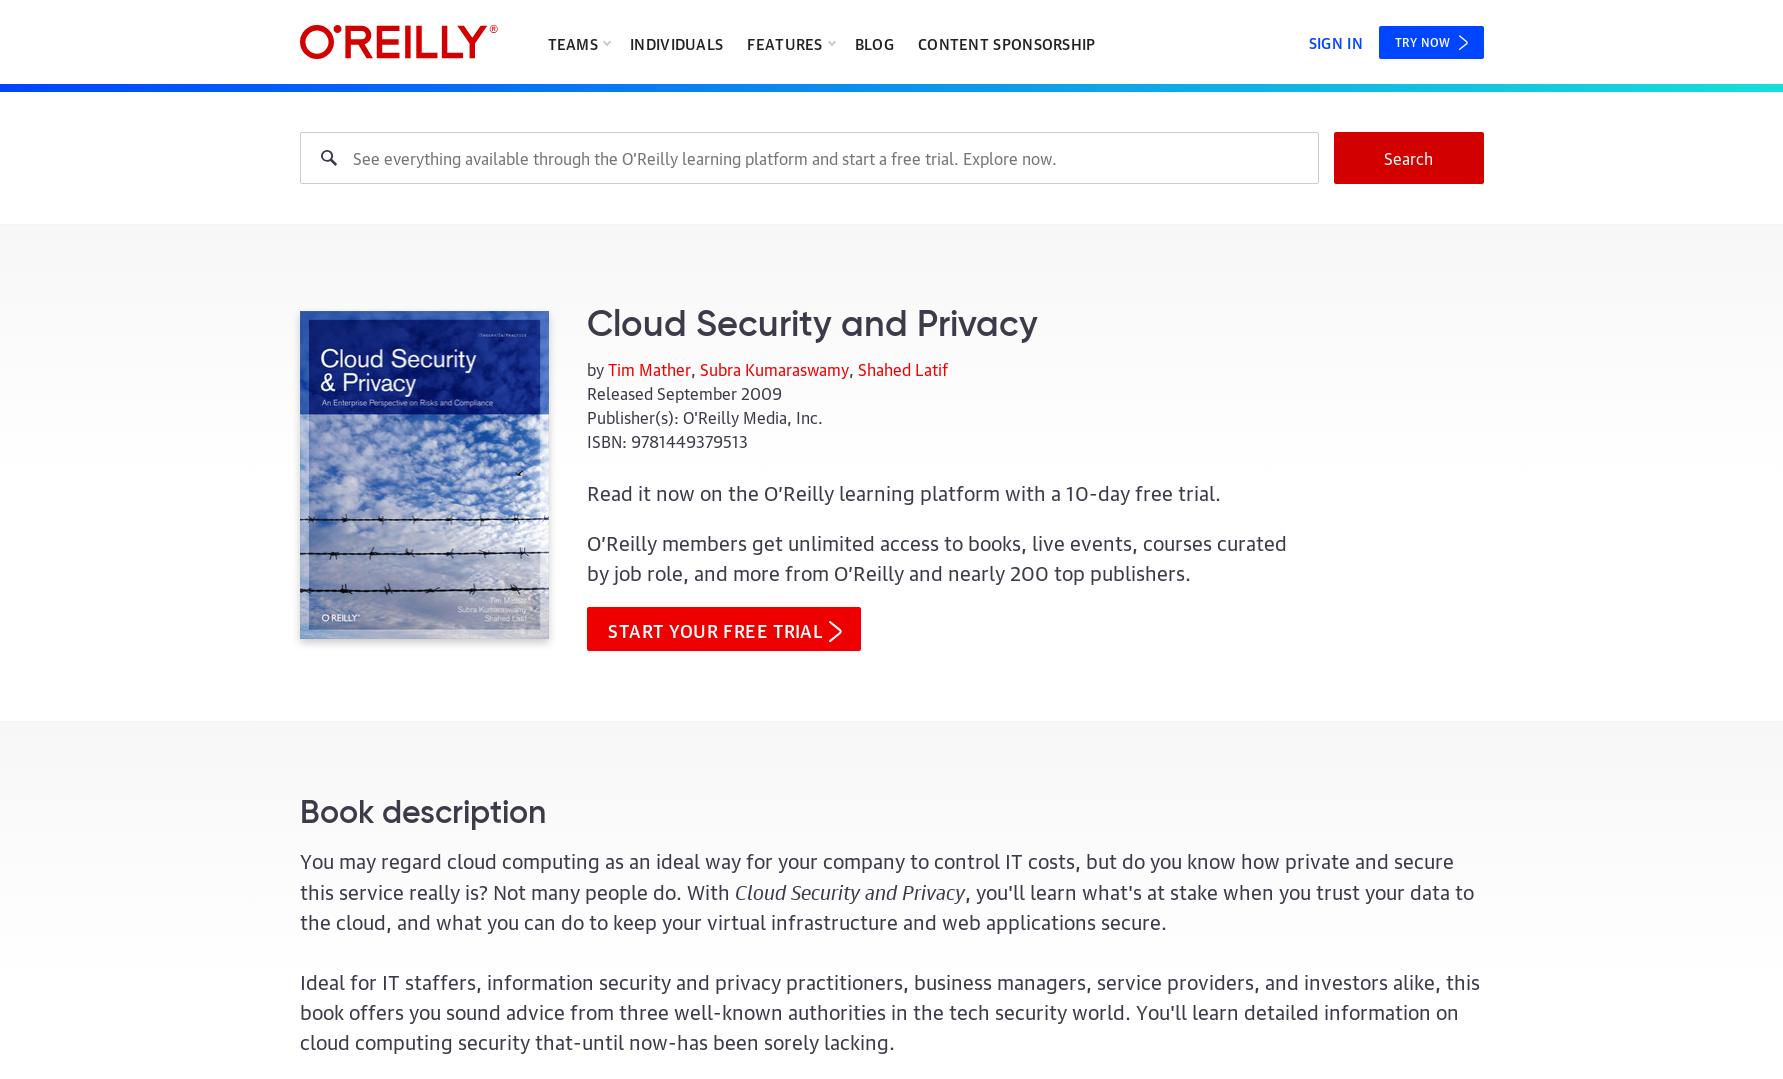 The width and height of the screenshot is (1783, 1079). Describe the element at coordinates (298, 873) in the screenshot. I see `'You may regard cloud computing as an ideal way for your company to control IT costs, but do you know how private and secure this service really is? Not many people do. With'` at that location.